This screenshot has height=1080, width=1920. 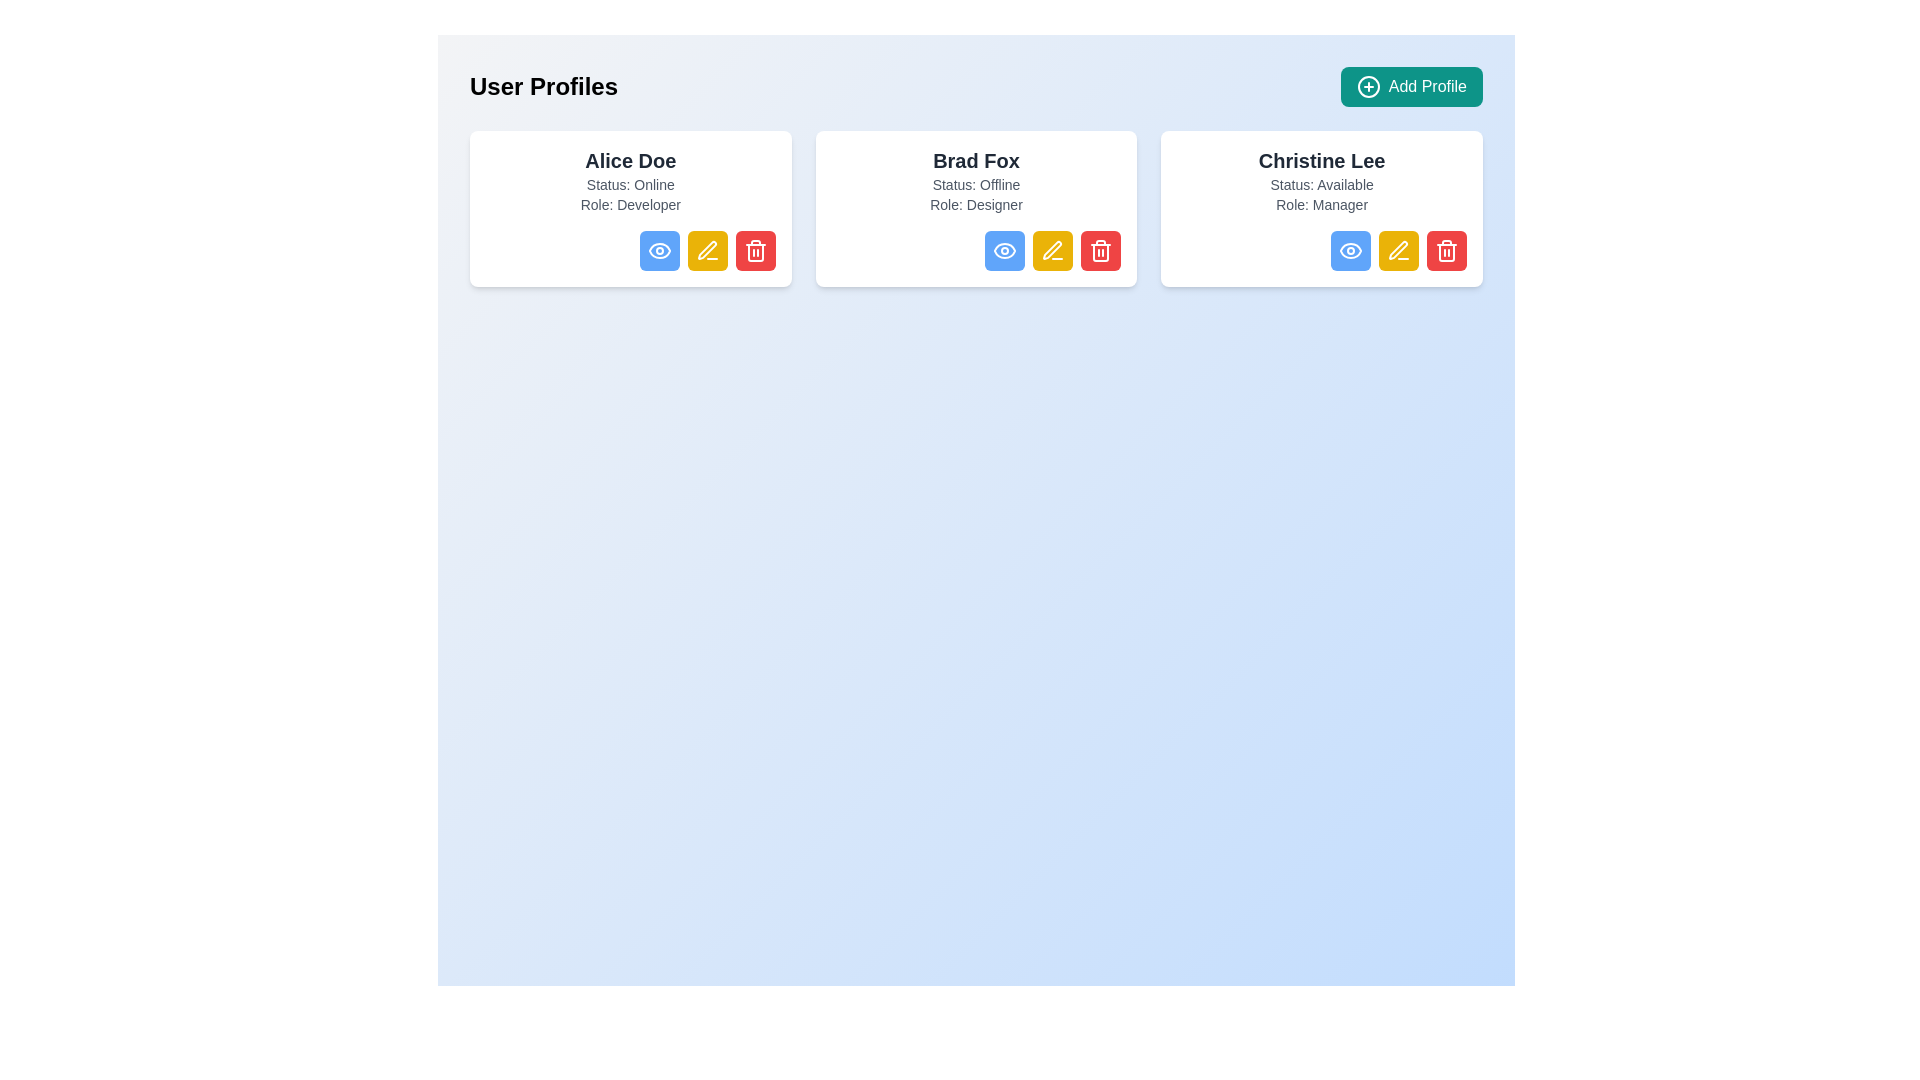 What do you see at coordinates (1446, 249) in the screenshot?
I see `the small red trash can icon within the button located in the card associated with 'Christine Lee' under the 'User Profiles' section` at bounding box center [1446, 249].